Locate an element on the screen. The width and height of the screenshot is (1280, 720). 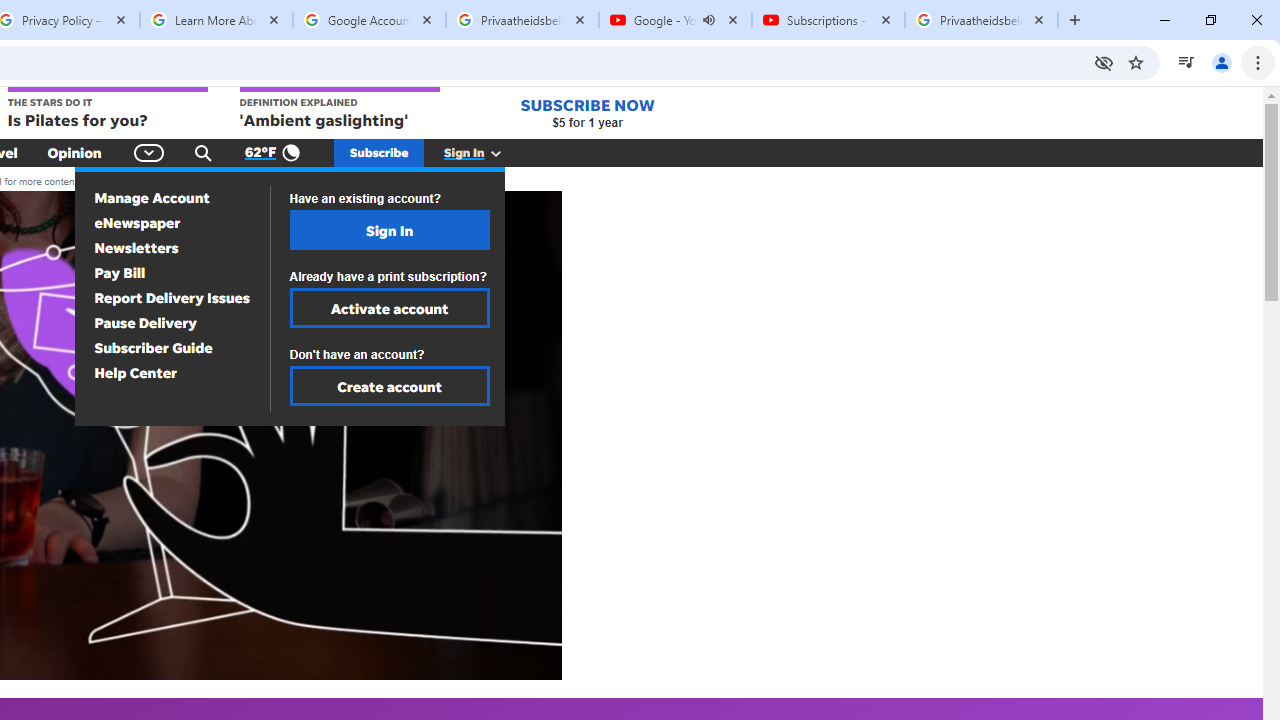
'Activate account' is located at coordinates (389, 308).